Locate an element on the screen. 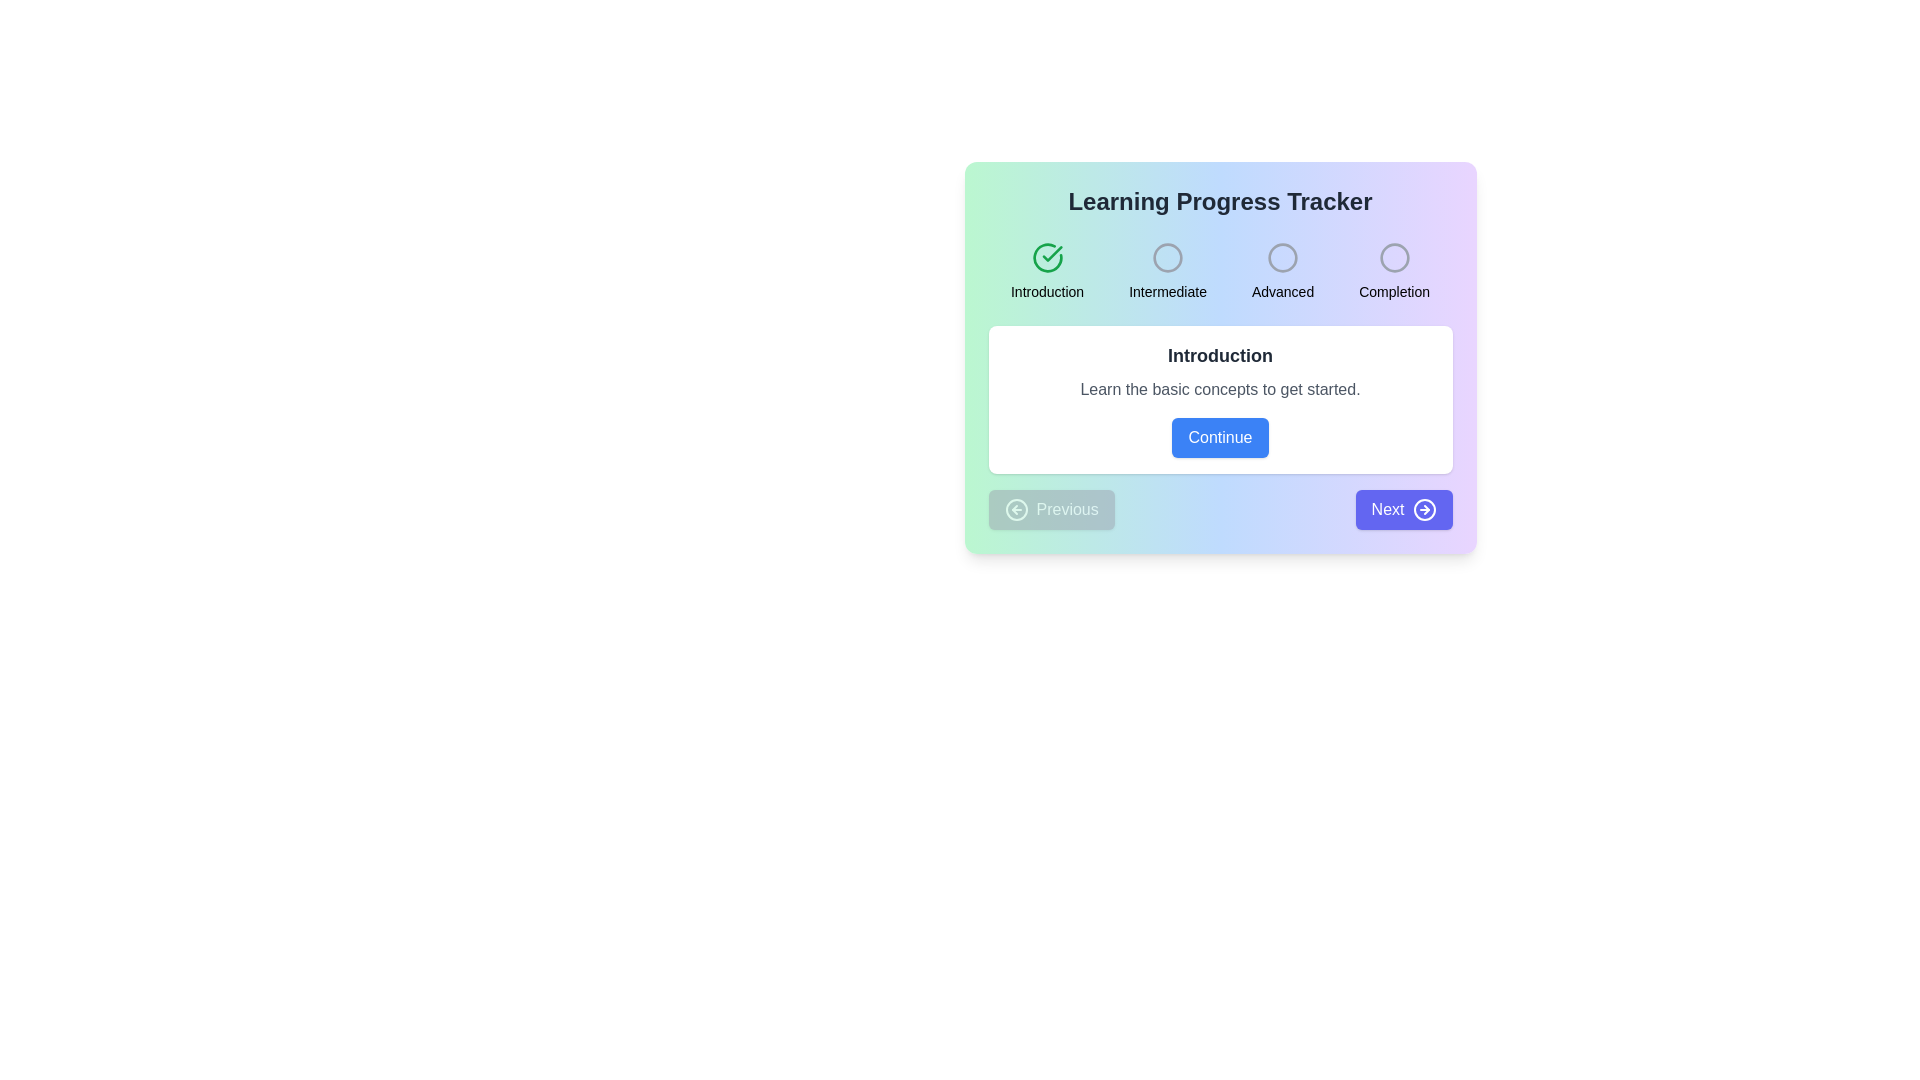 Image resolution: width=1920 pixels, height=1080 pixels. the 'Next' button, which is a rectangular button with bold white text against an indigo background, located at the bottom-right corner of the 'Learning Progress Tracker' interface is located at coordinates (1403, 508).